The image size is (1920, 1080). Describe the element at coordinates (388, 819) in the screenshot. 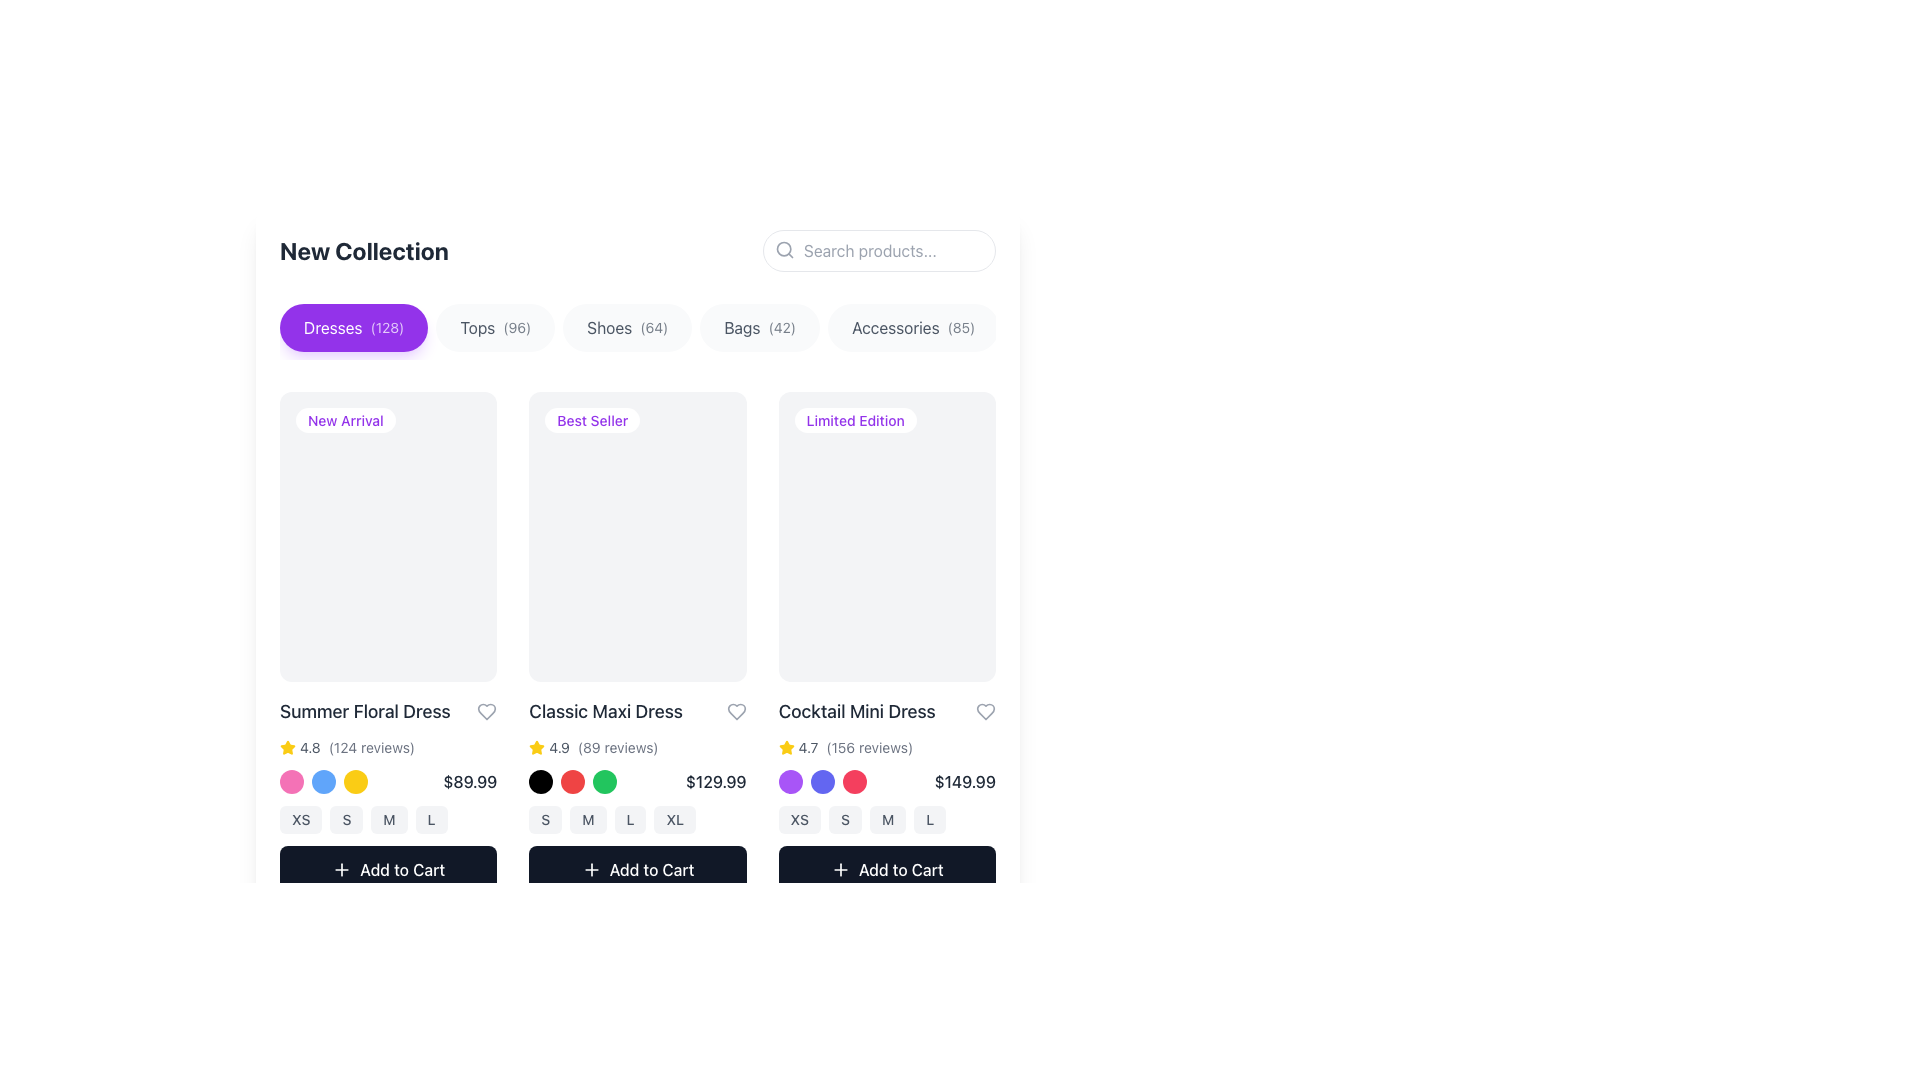

I see `the button labeled 'M', which is a medium-sized button with a light gray background, part of a group of size selection buttons beneath the price information for the 'Summer Floral Dress'` at that location.